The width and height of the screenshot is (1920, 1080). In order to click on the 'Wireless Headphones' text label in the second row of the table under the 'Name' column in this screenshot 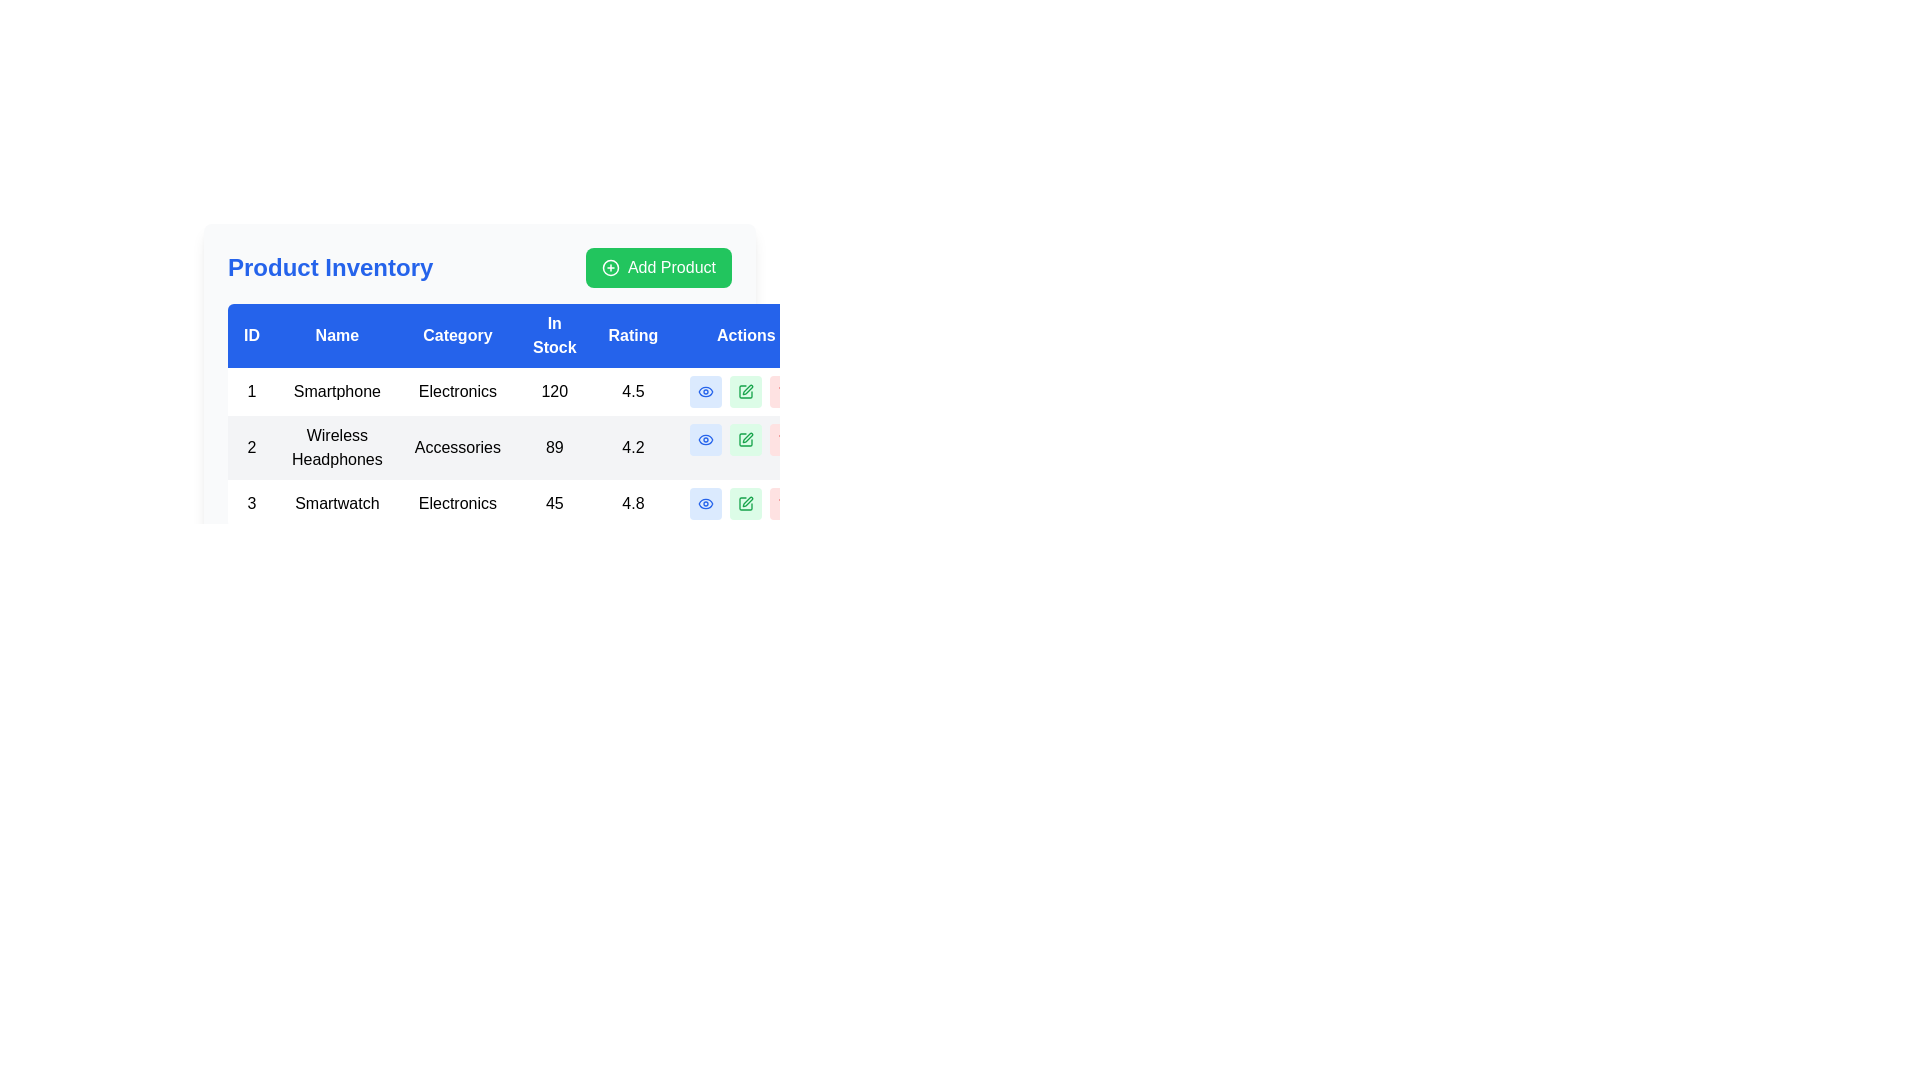, I will do `click(337, 446)`.